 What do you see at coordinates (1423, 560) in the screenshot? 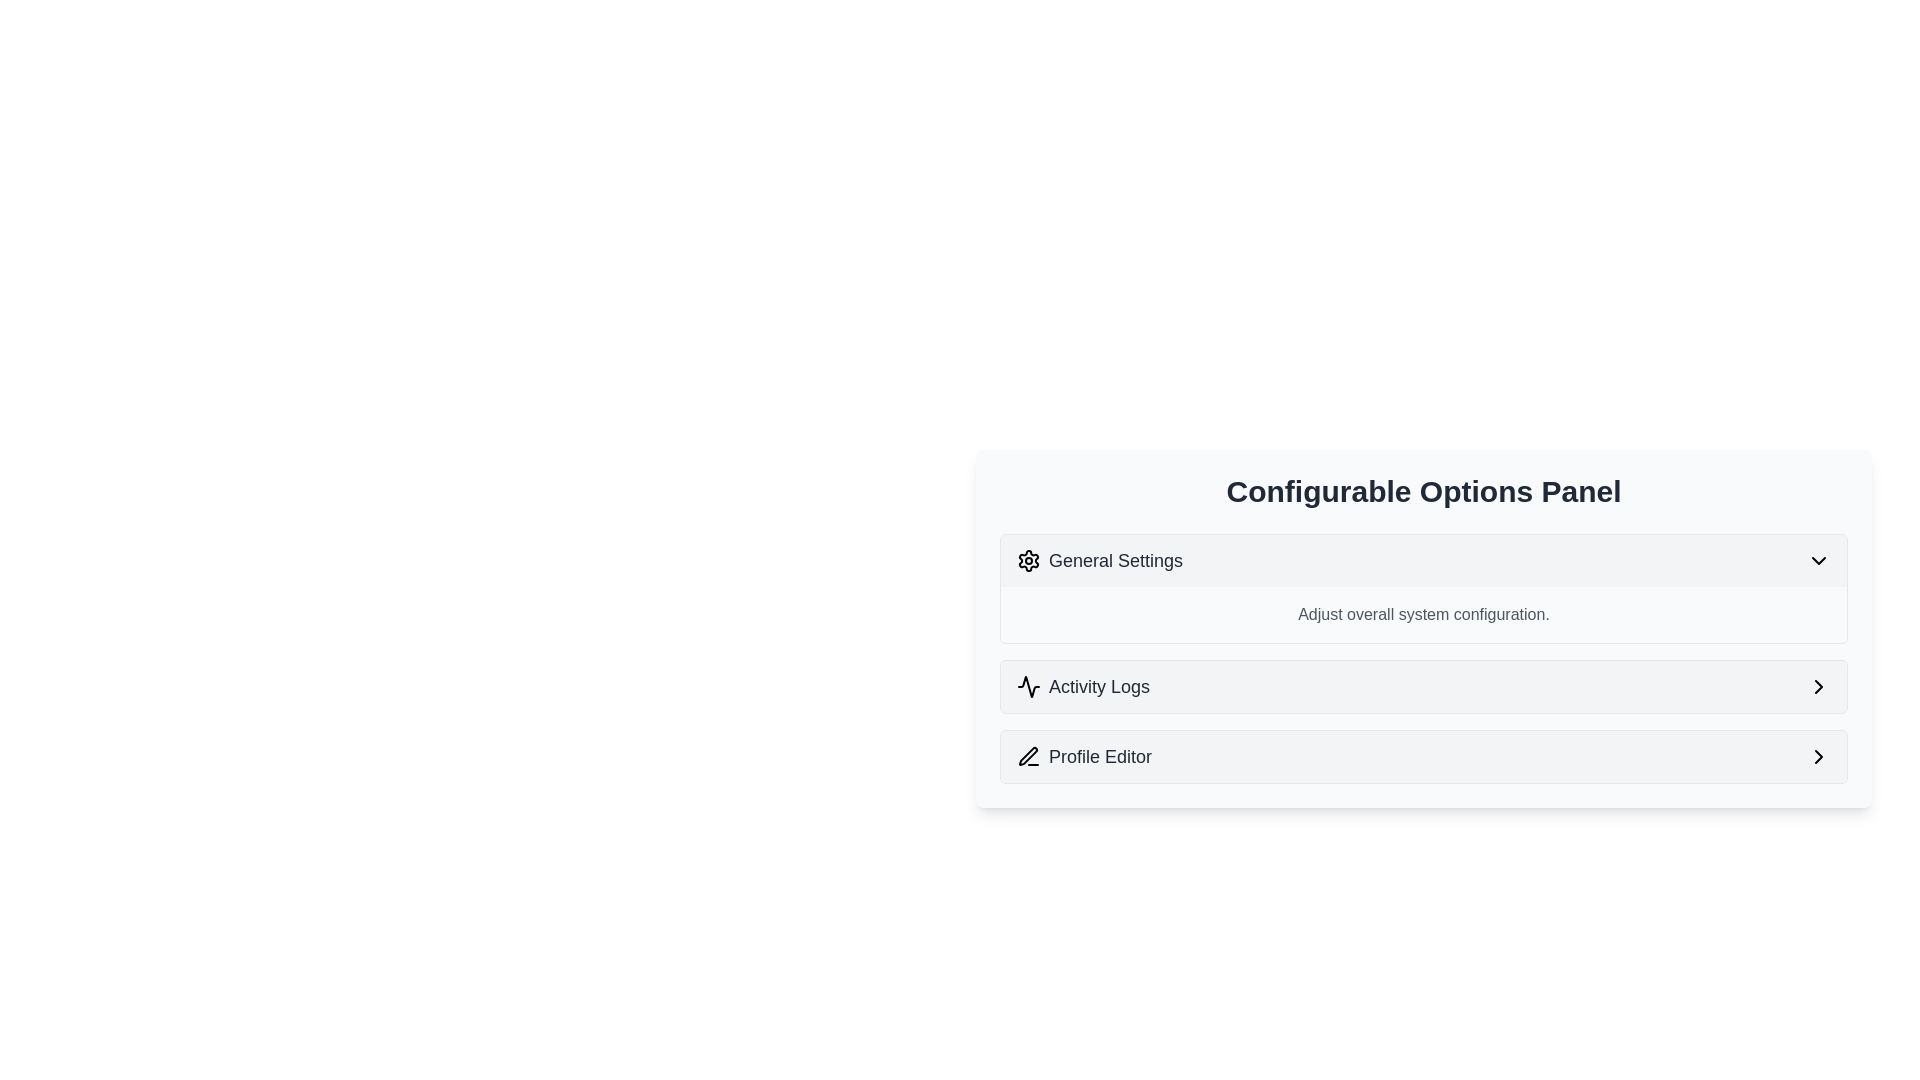
I see `the 'General Settings' dropdown button located at the top of the 'Configurable Options Panel'` at bounding box center [1423, 560].